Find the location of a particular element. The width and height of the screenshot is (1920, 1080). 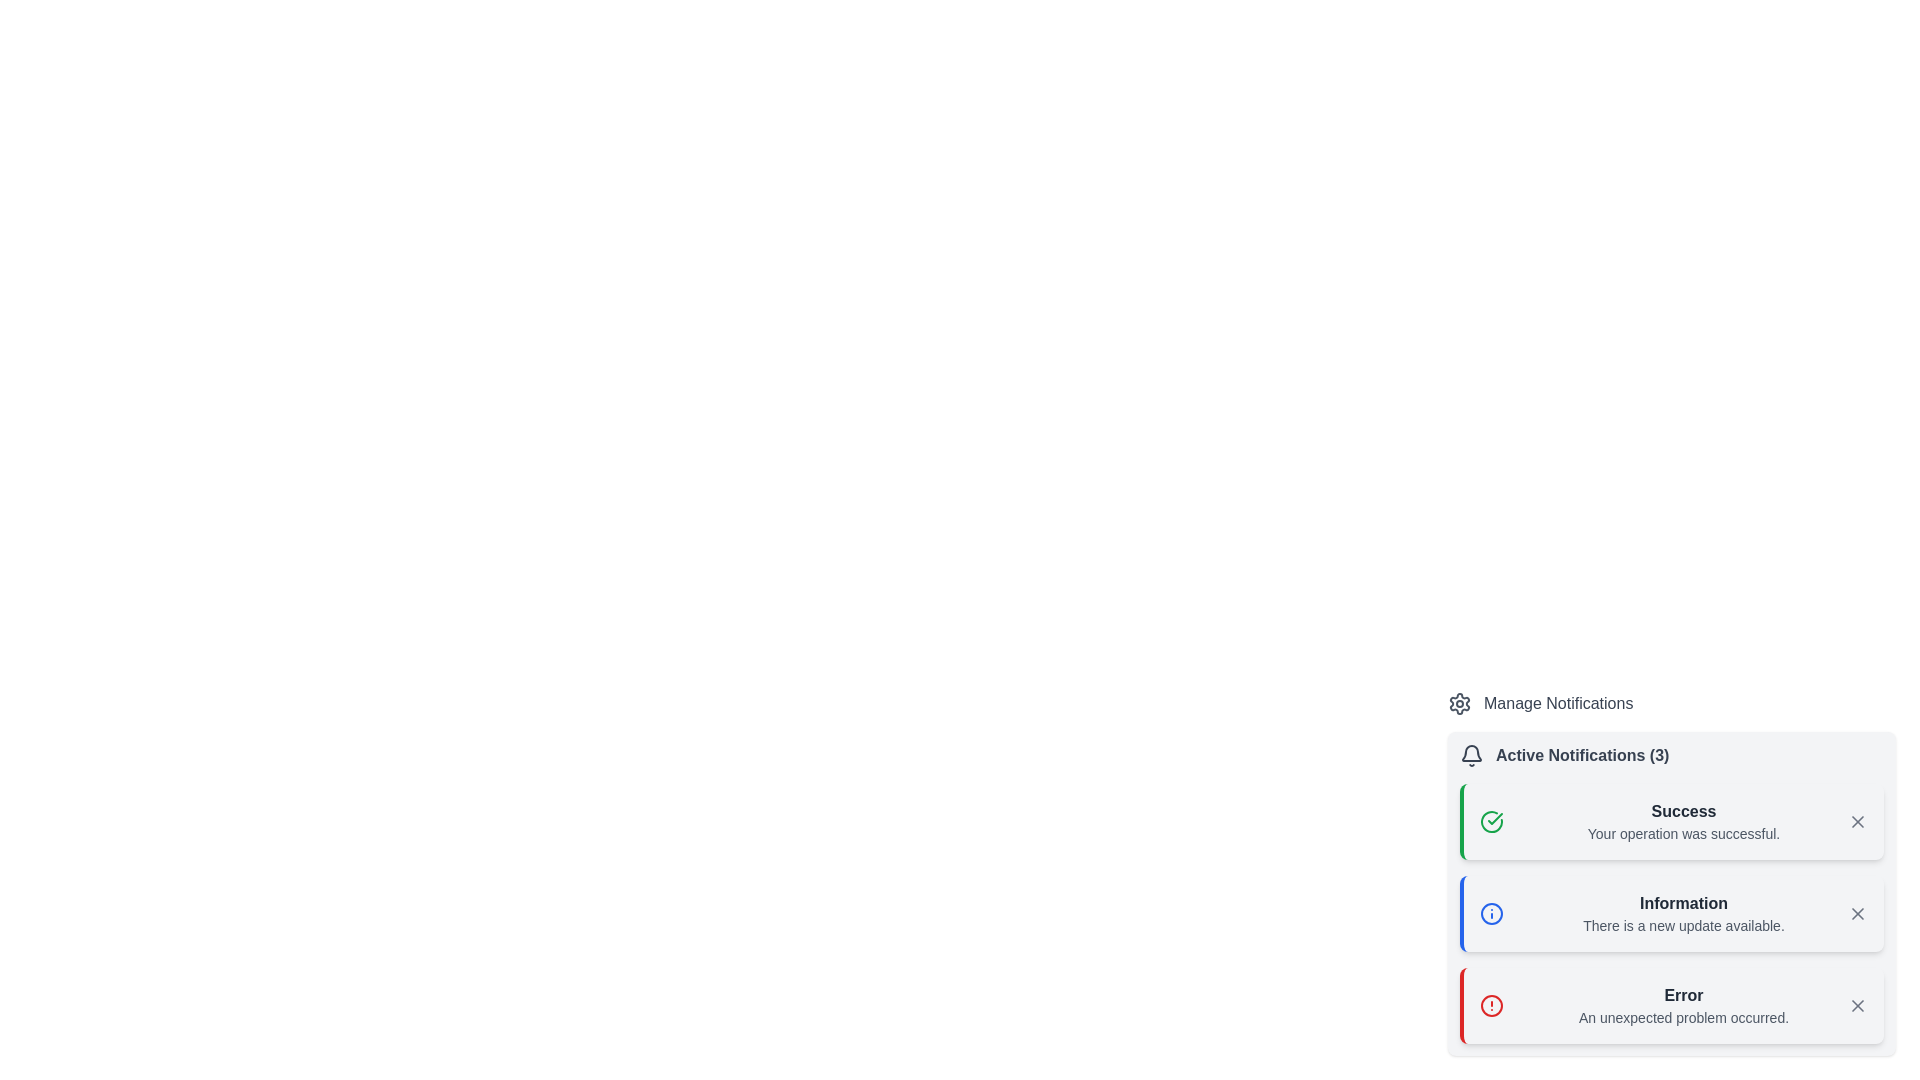

the informational notification icon located at the start of the 'Information' notification card, before the title and text description is located at coordinates (1492, 914).